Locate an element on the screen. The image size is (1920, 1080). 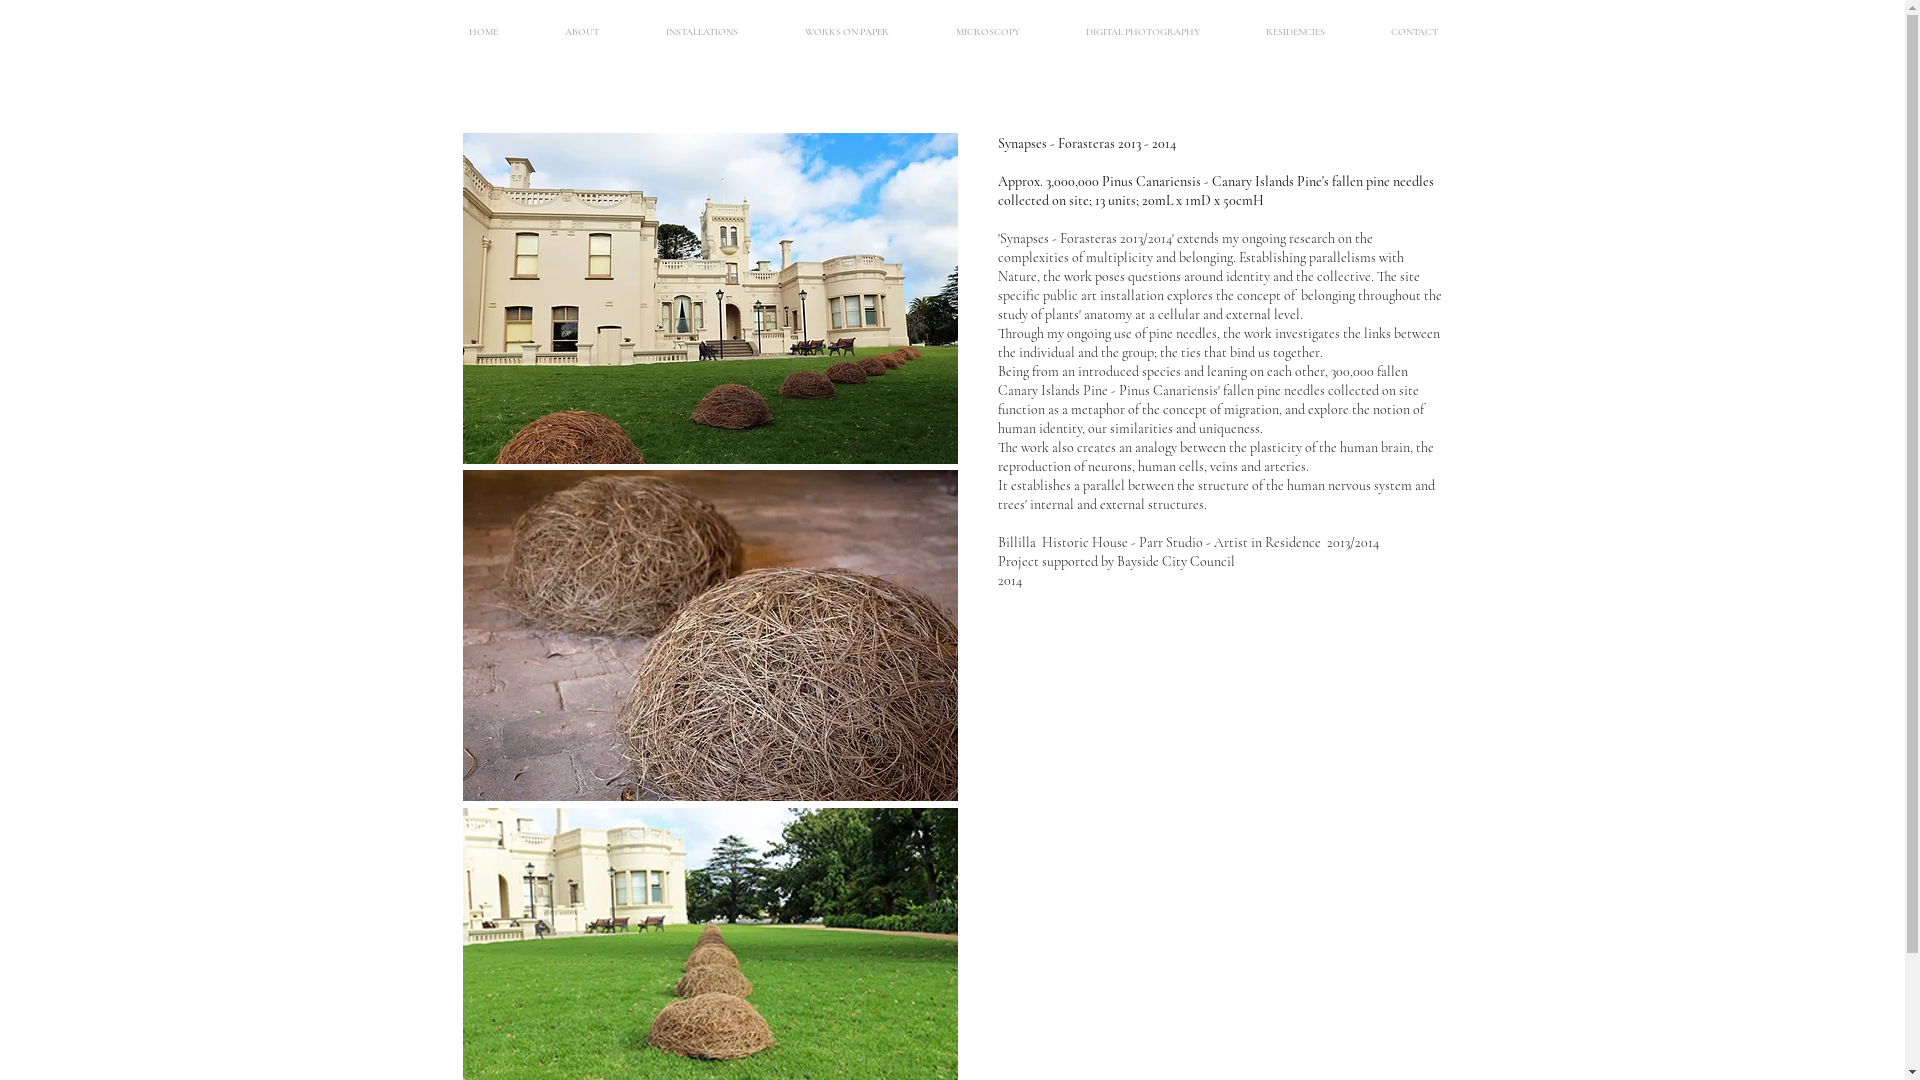
'WORKS ON PAPER' is located at coordinates (847, 31).